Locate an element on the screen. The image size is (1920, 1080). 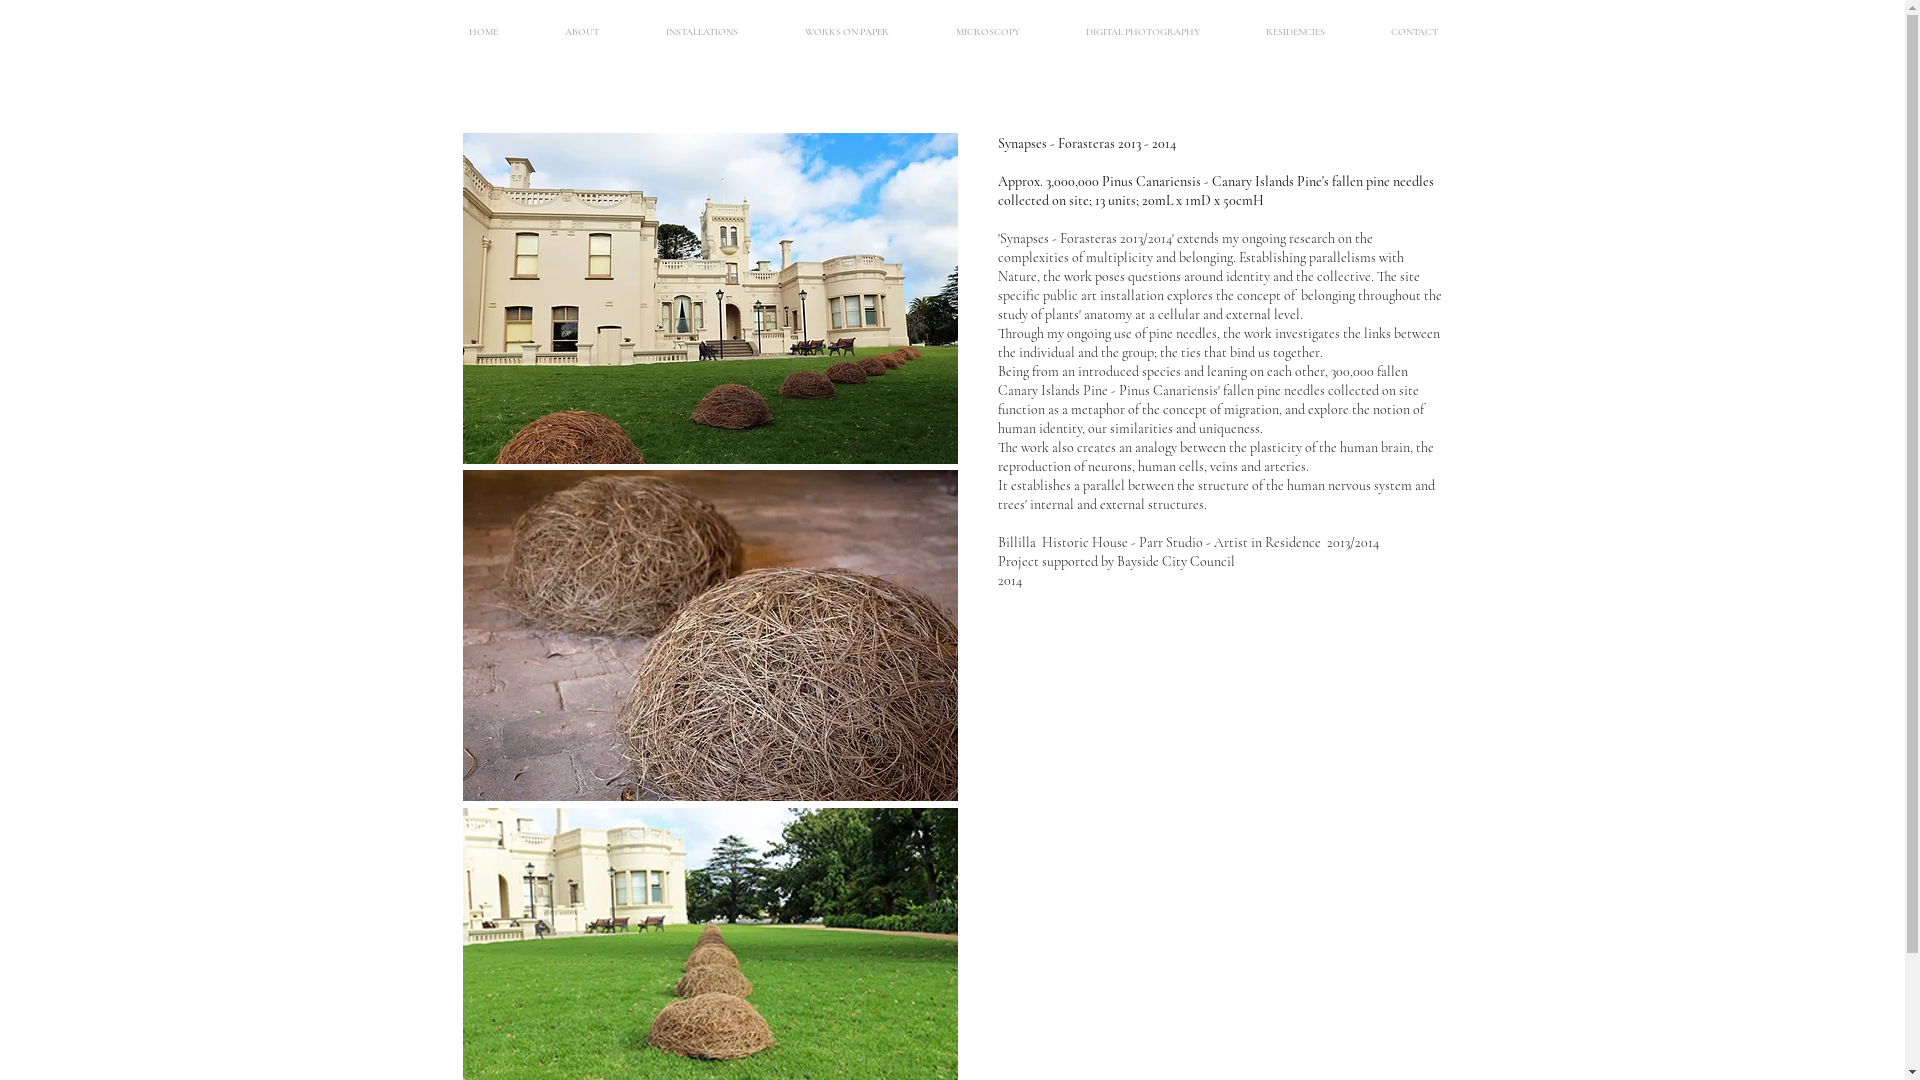
'WORKS ON PAPER' is located at coordinates (847, 31).